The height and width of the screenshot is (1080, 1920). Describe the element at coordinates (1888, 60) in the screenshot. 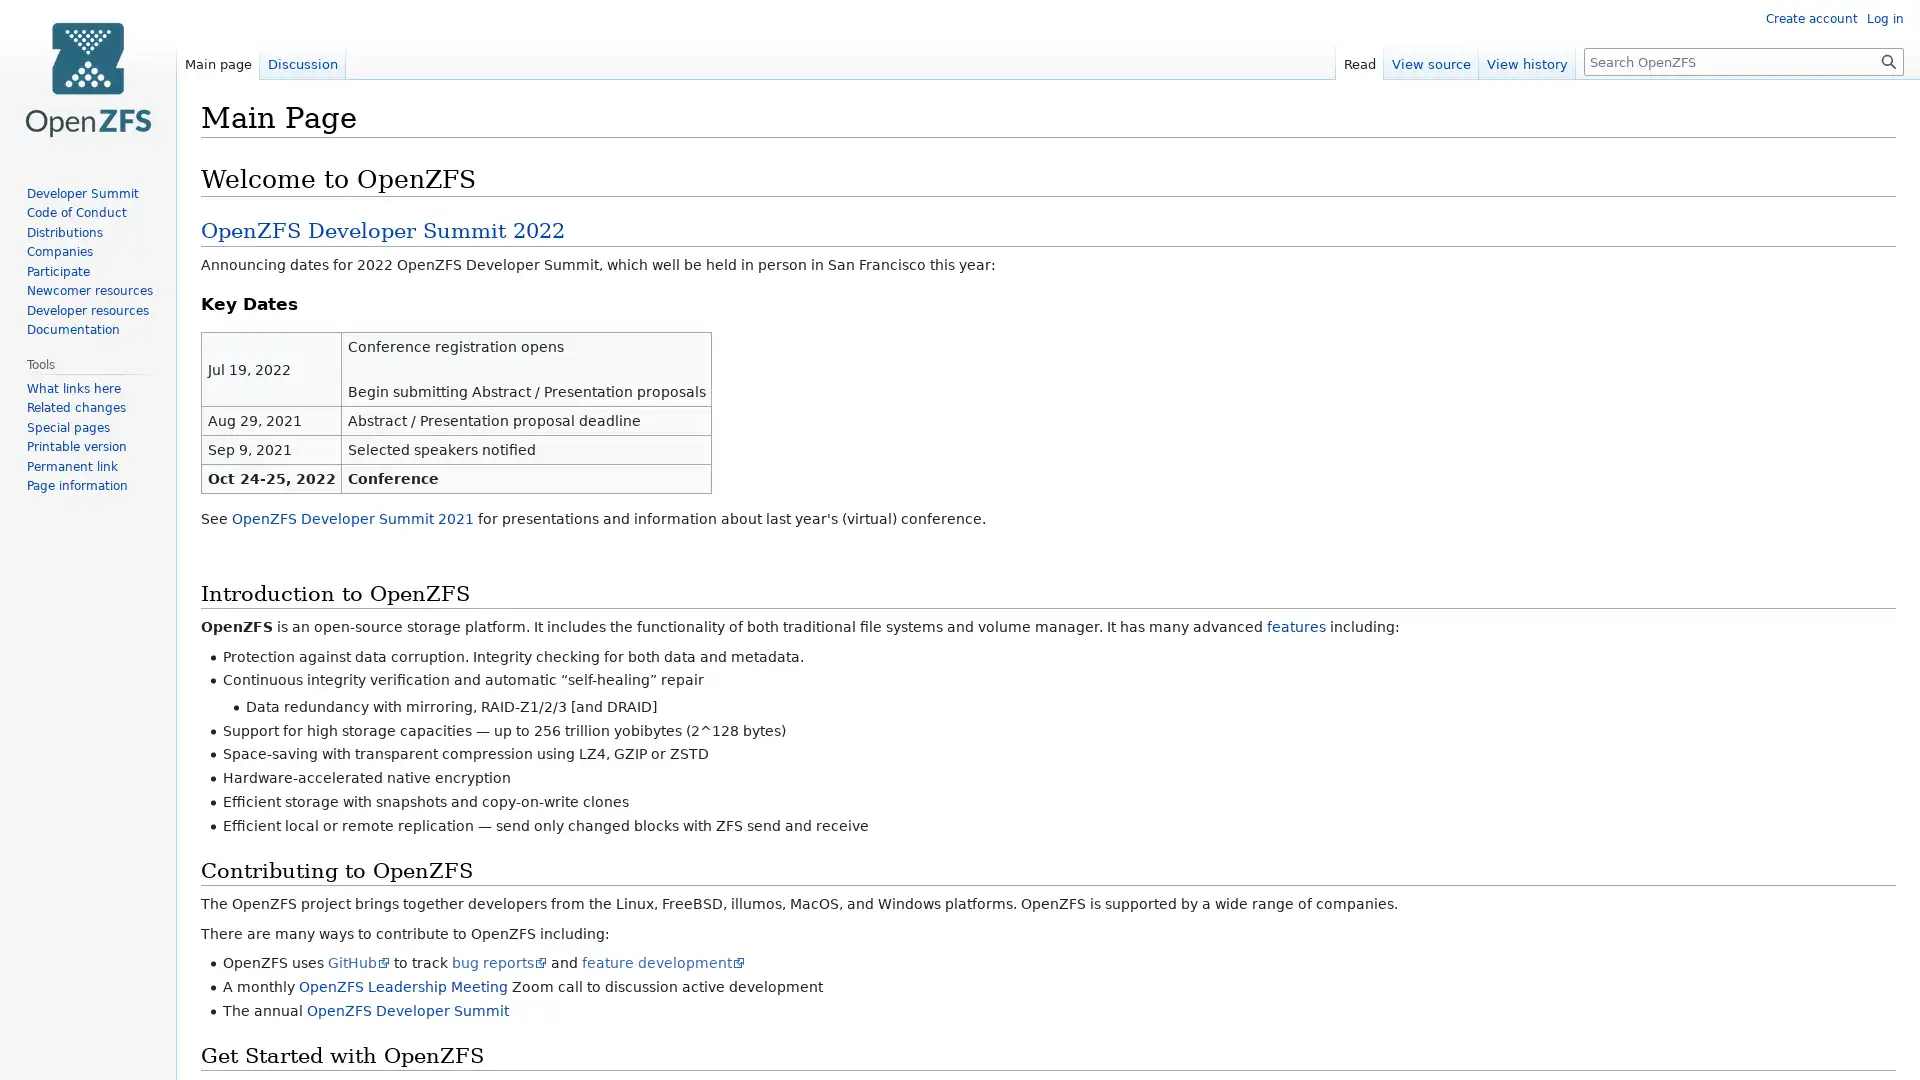

I see `Go` at that location.